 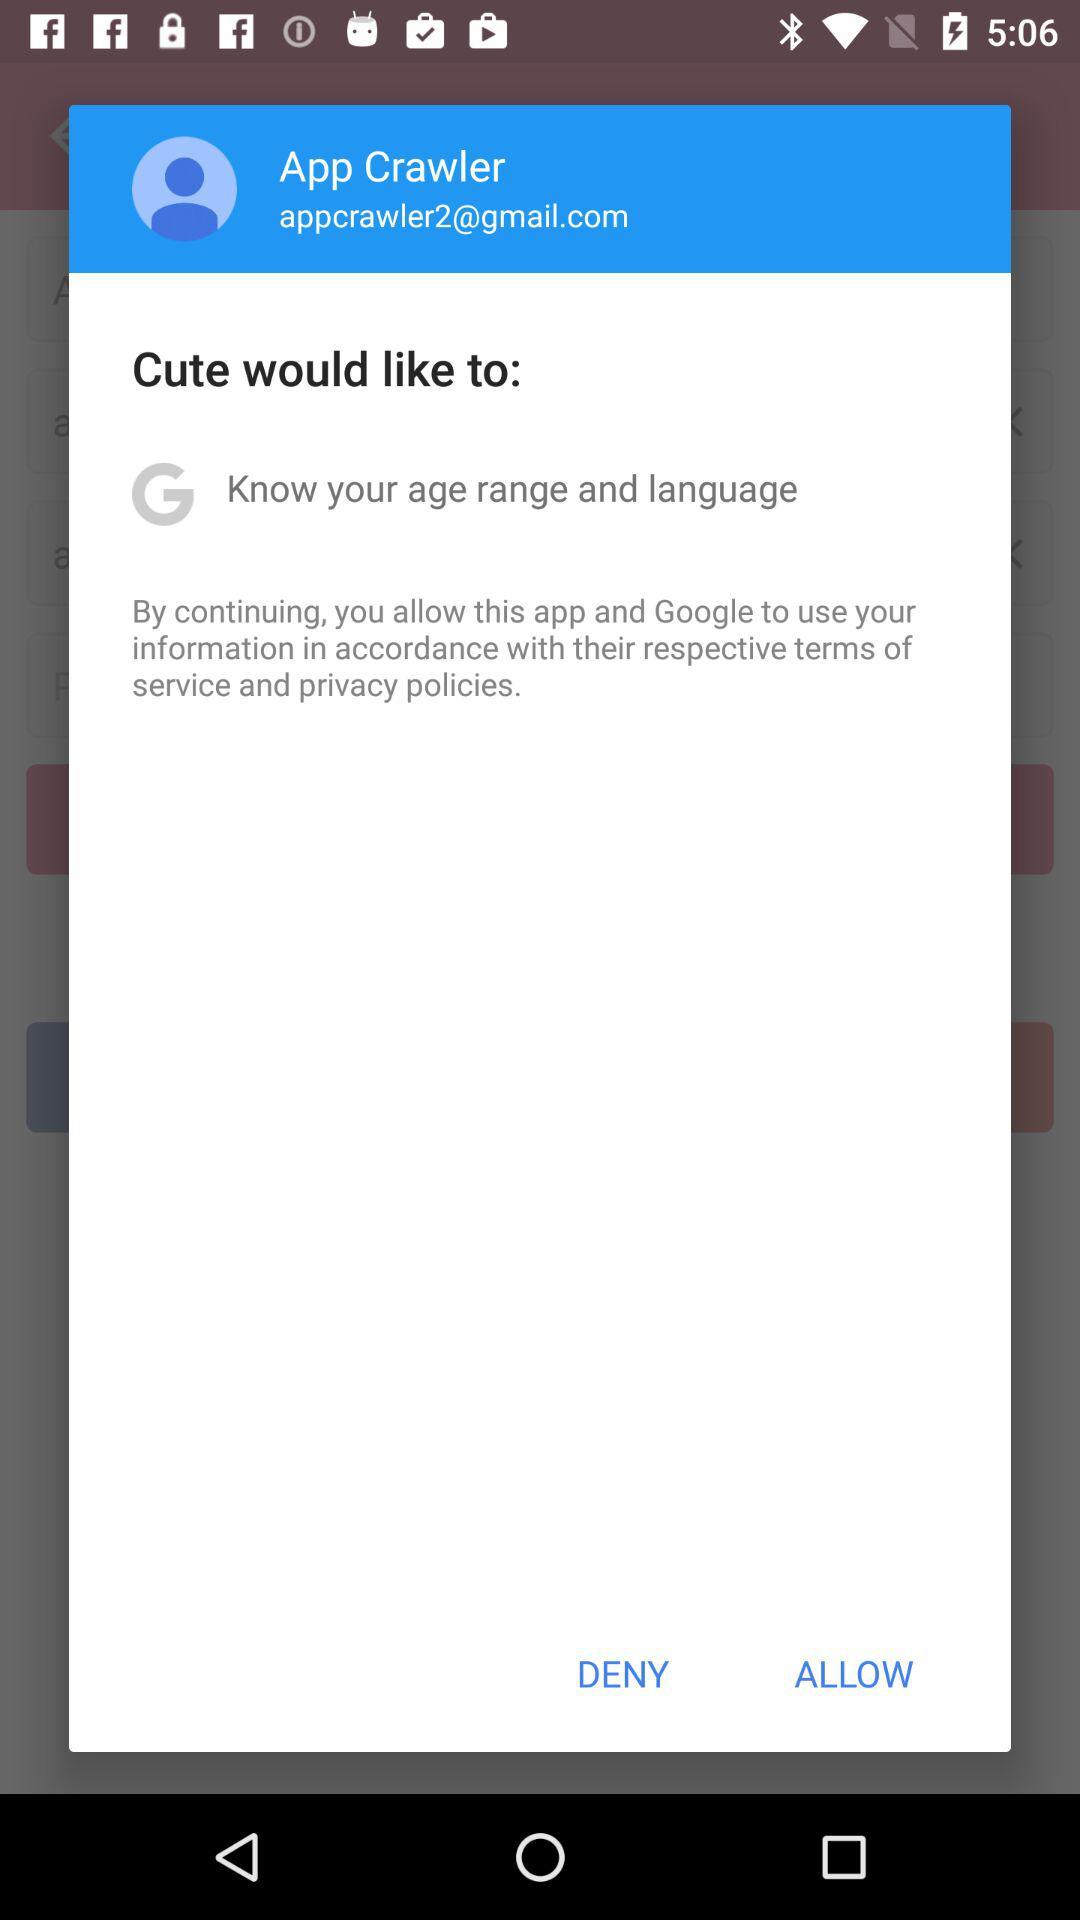 I want to click on the button to the left of allow icon, so click(x=621, y=1673).